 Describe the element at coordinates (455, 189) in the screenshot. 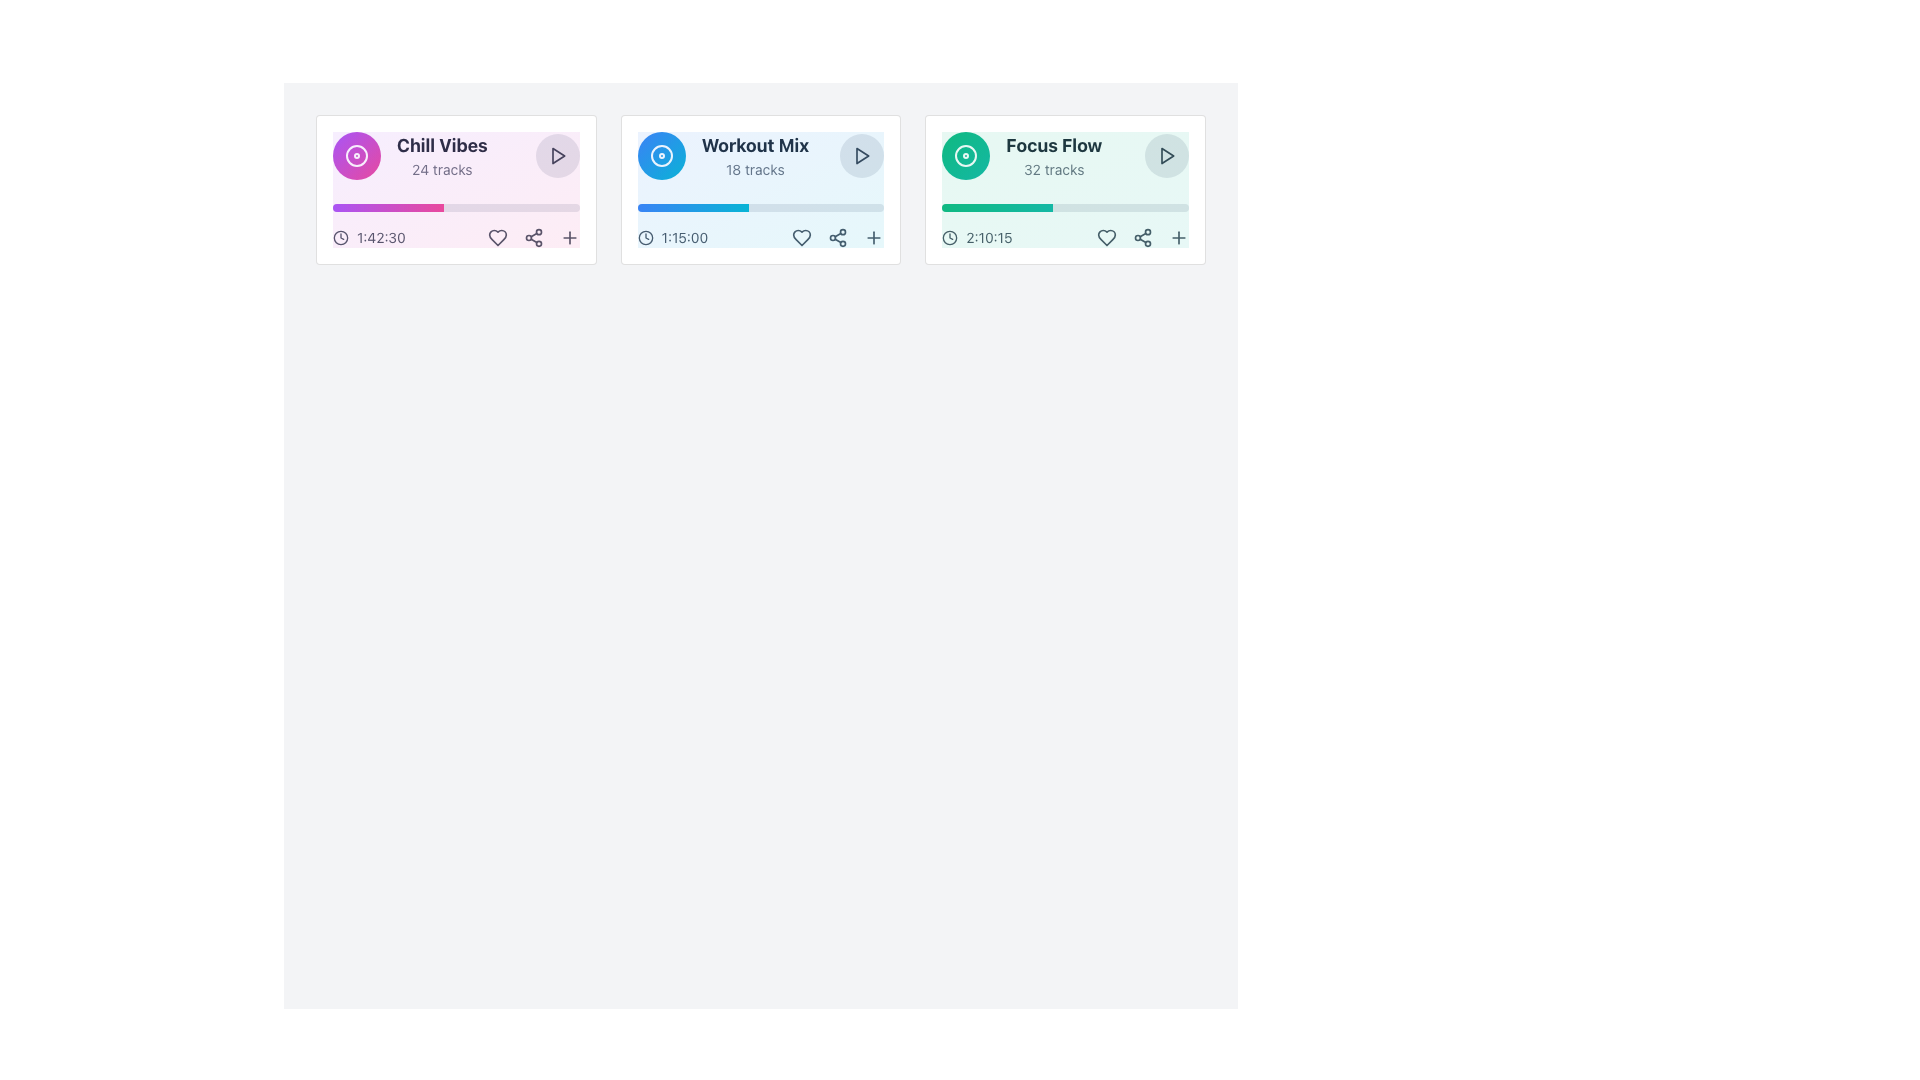

I see `the 'Chill Vibes' music playlist card component` at that location.